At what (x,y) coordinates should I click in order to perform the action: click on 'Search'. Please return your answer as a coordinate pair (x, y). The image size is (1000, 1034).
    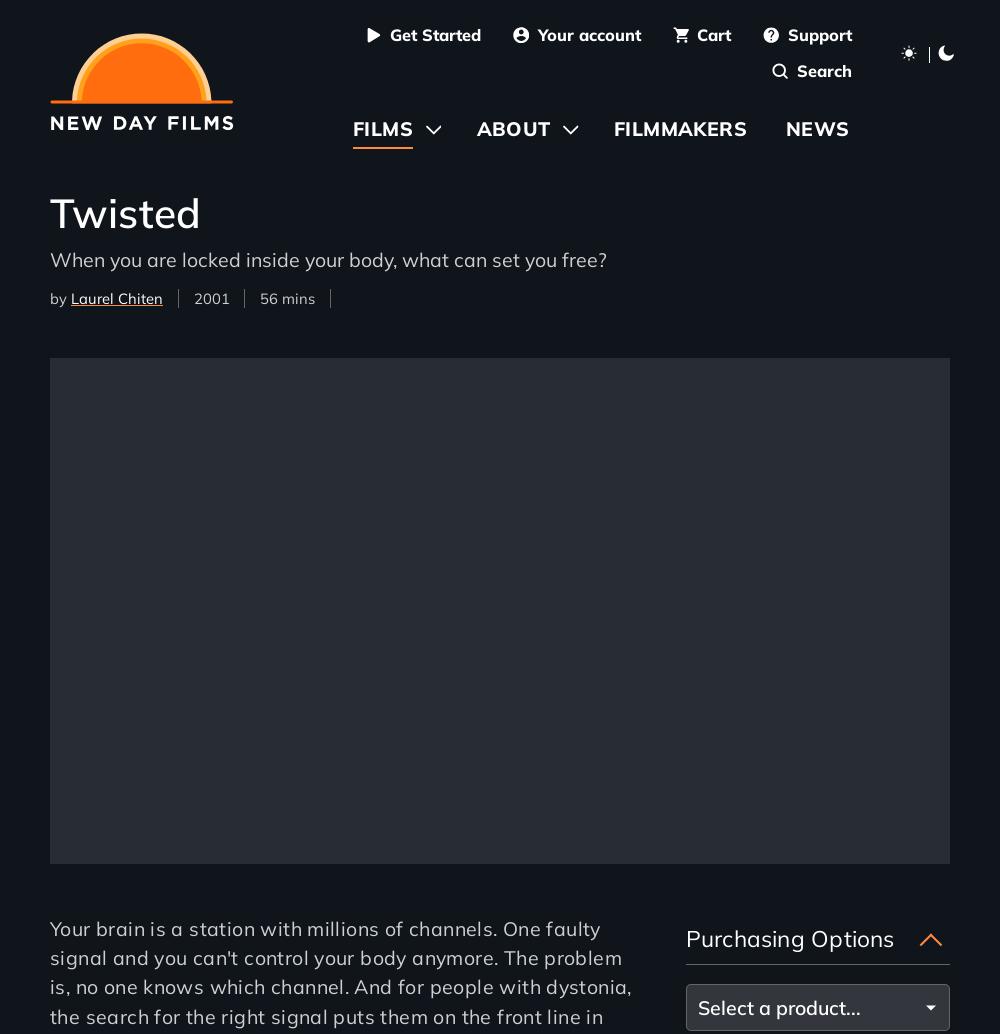
    Looking at the image, I should click on (796, 71).